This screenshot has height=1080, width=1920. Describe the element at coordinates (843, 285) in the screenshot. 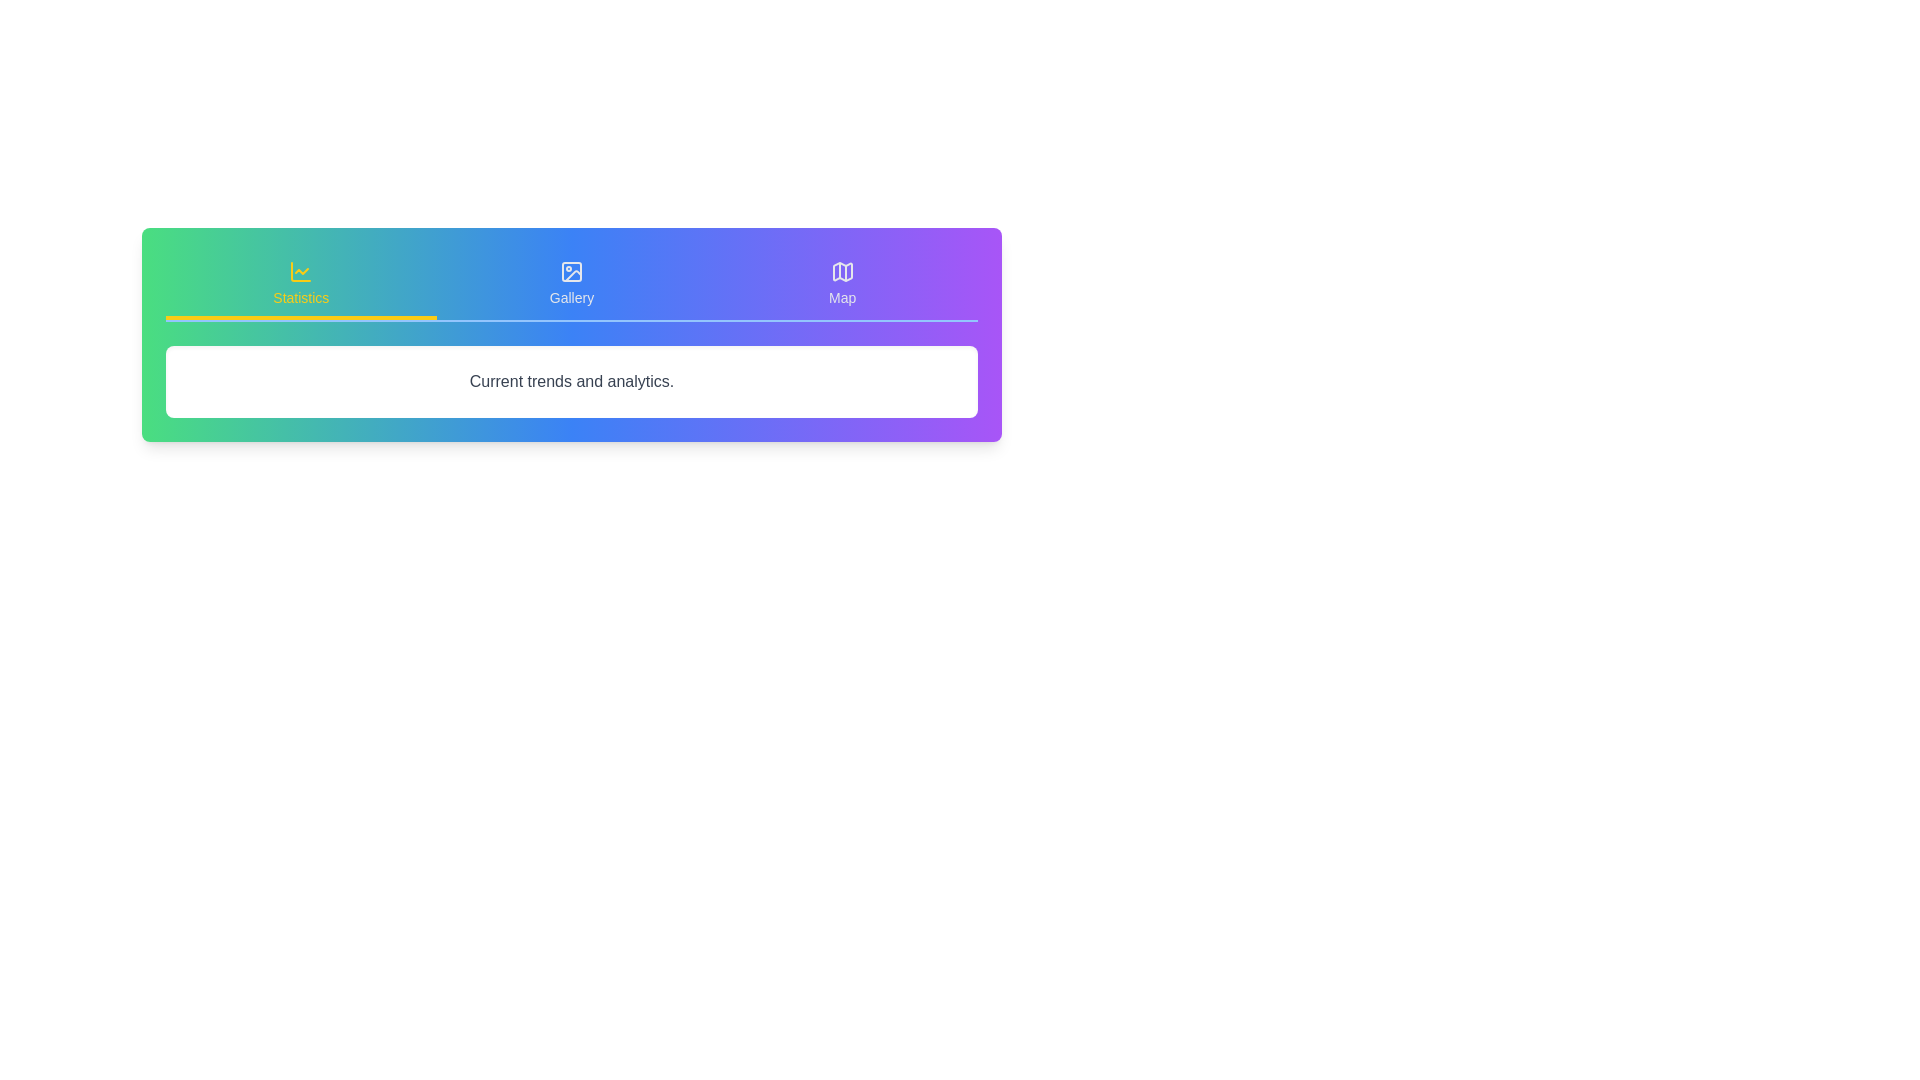

I see `the Map tab to view its content` at that location.